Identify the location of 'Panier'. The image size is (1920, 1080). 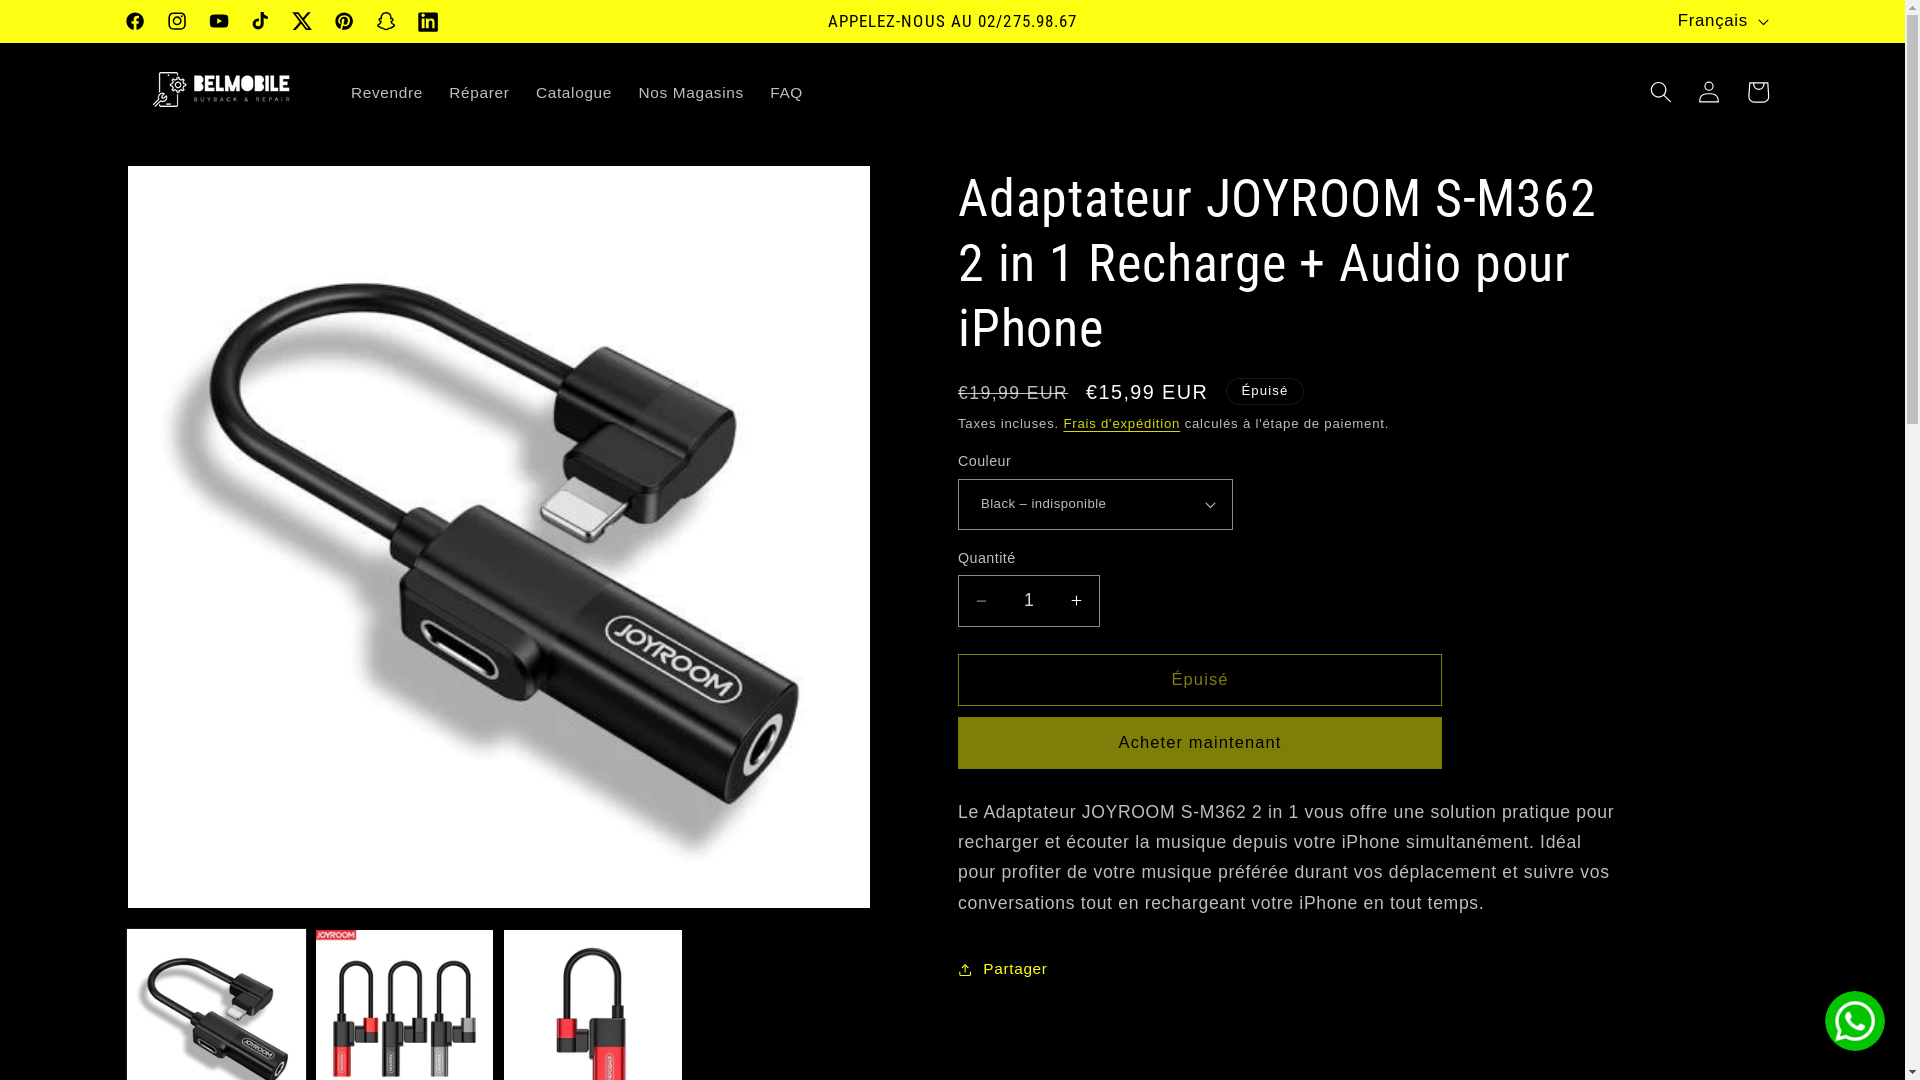
(1756, 92).